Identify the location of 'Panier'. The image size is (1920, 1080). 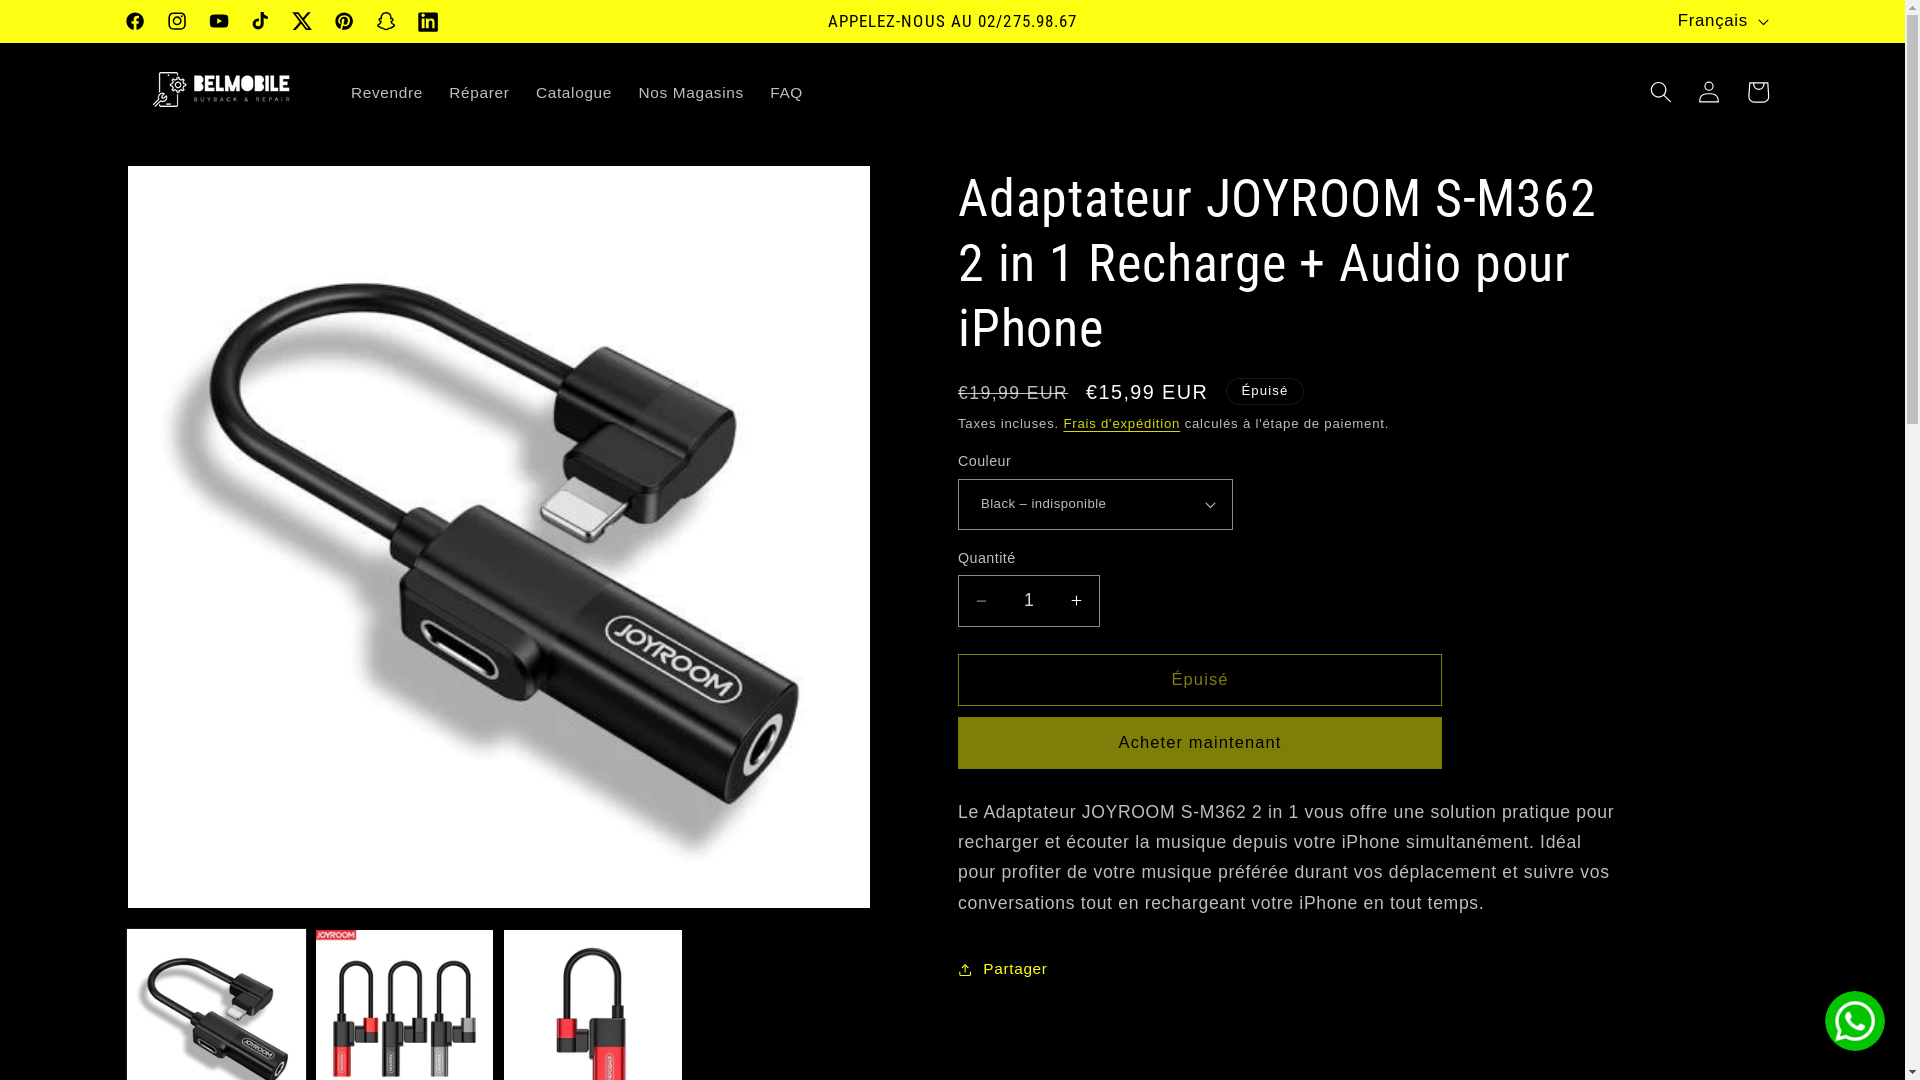
(1756, 92).